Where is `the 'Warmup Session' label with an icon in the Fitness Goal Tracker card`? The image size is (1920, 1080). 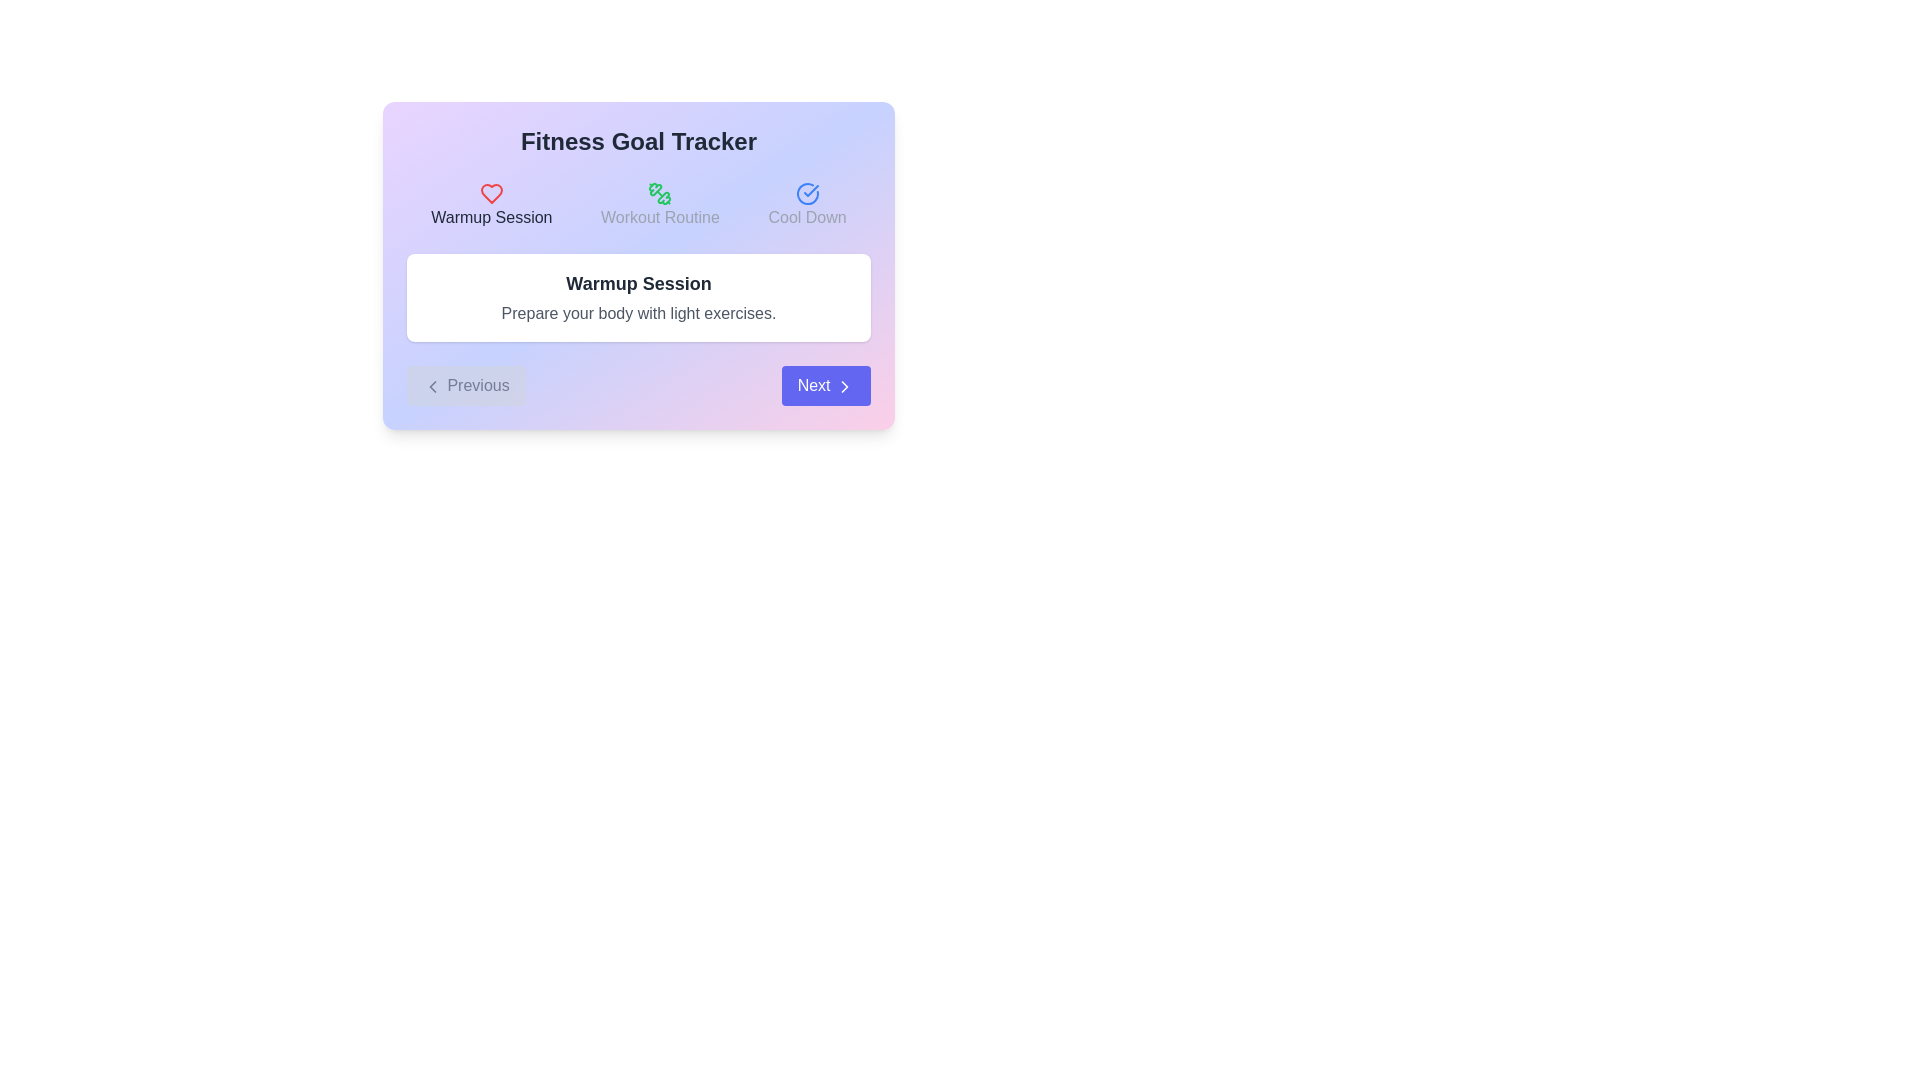
the 'Warmup Session' label with an icon in the Fitness Goal Tracker card is located at coordinates (491, 205).